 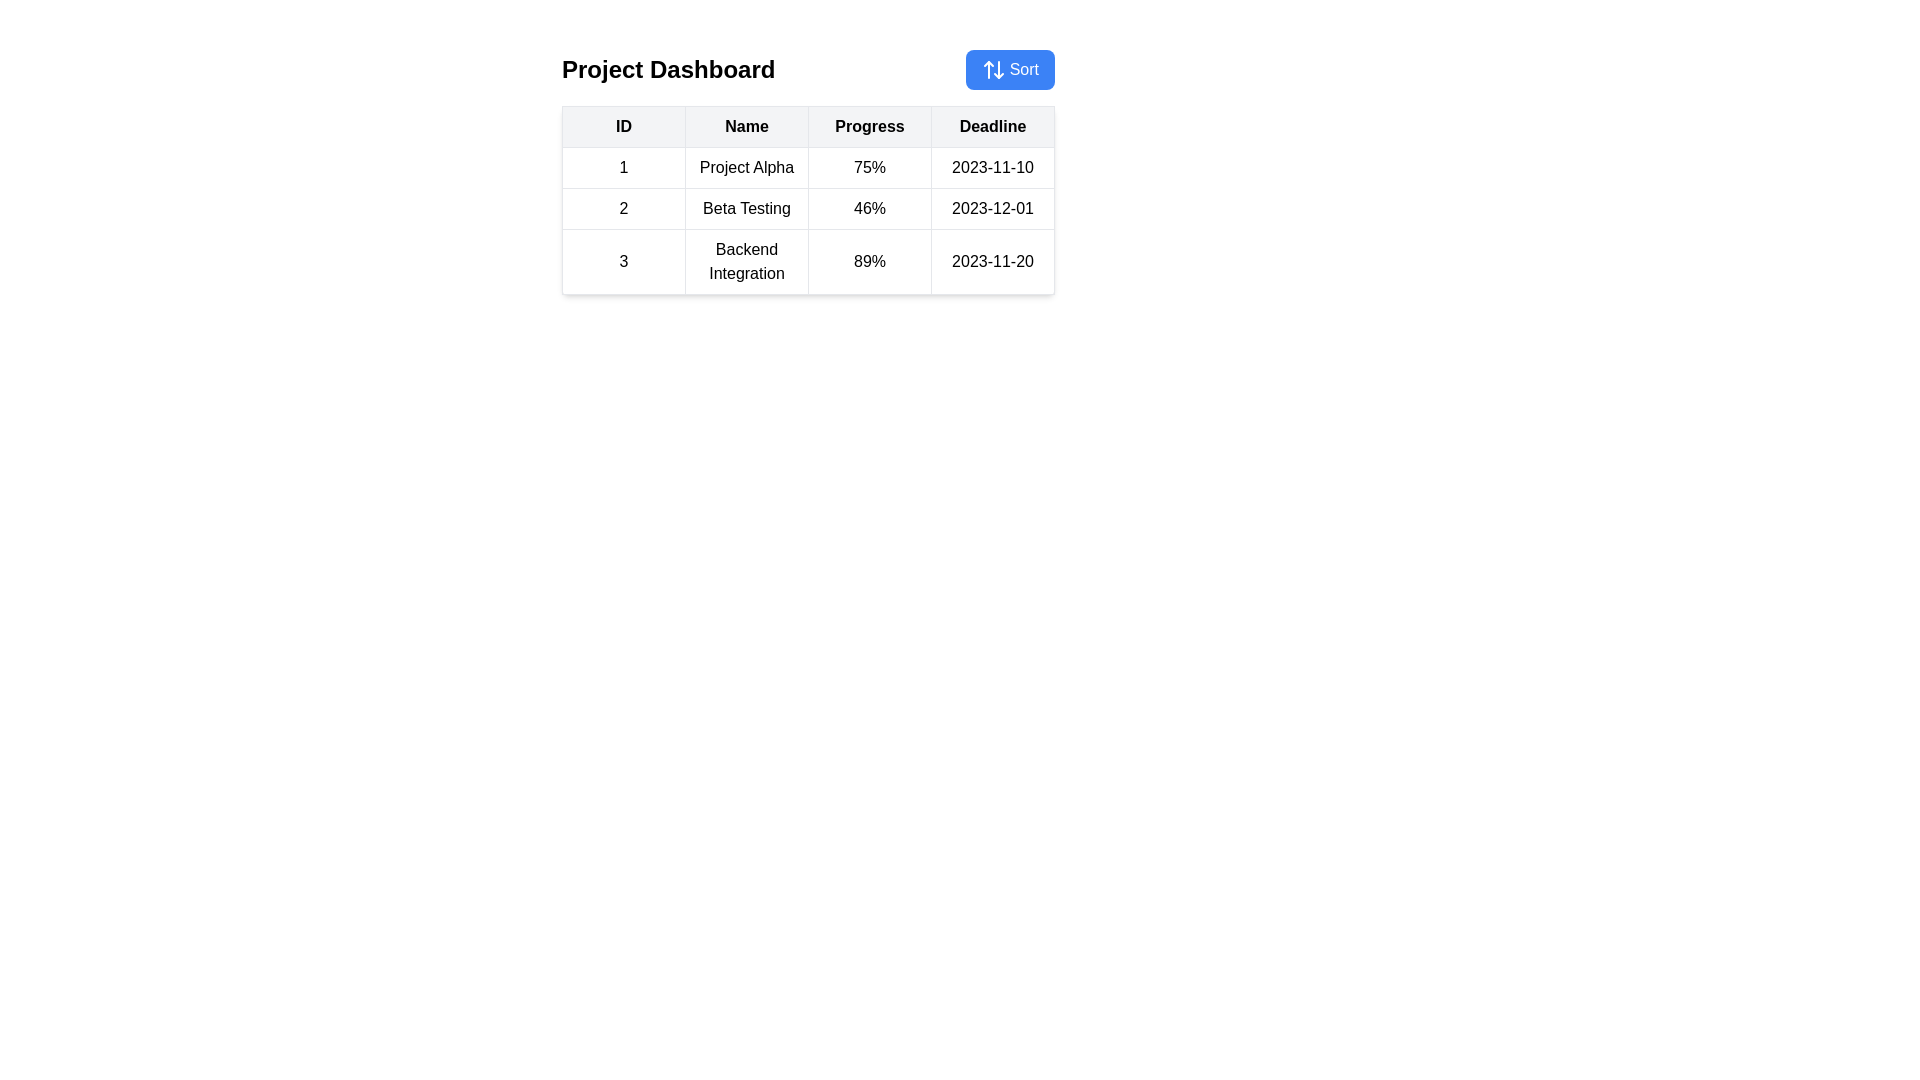 I want to click on the text display element that shows the deadline date for the 'Backend Integration' project, located in the last column of the third row of the table, so click(x=993, y=261).